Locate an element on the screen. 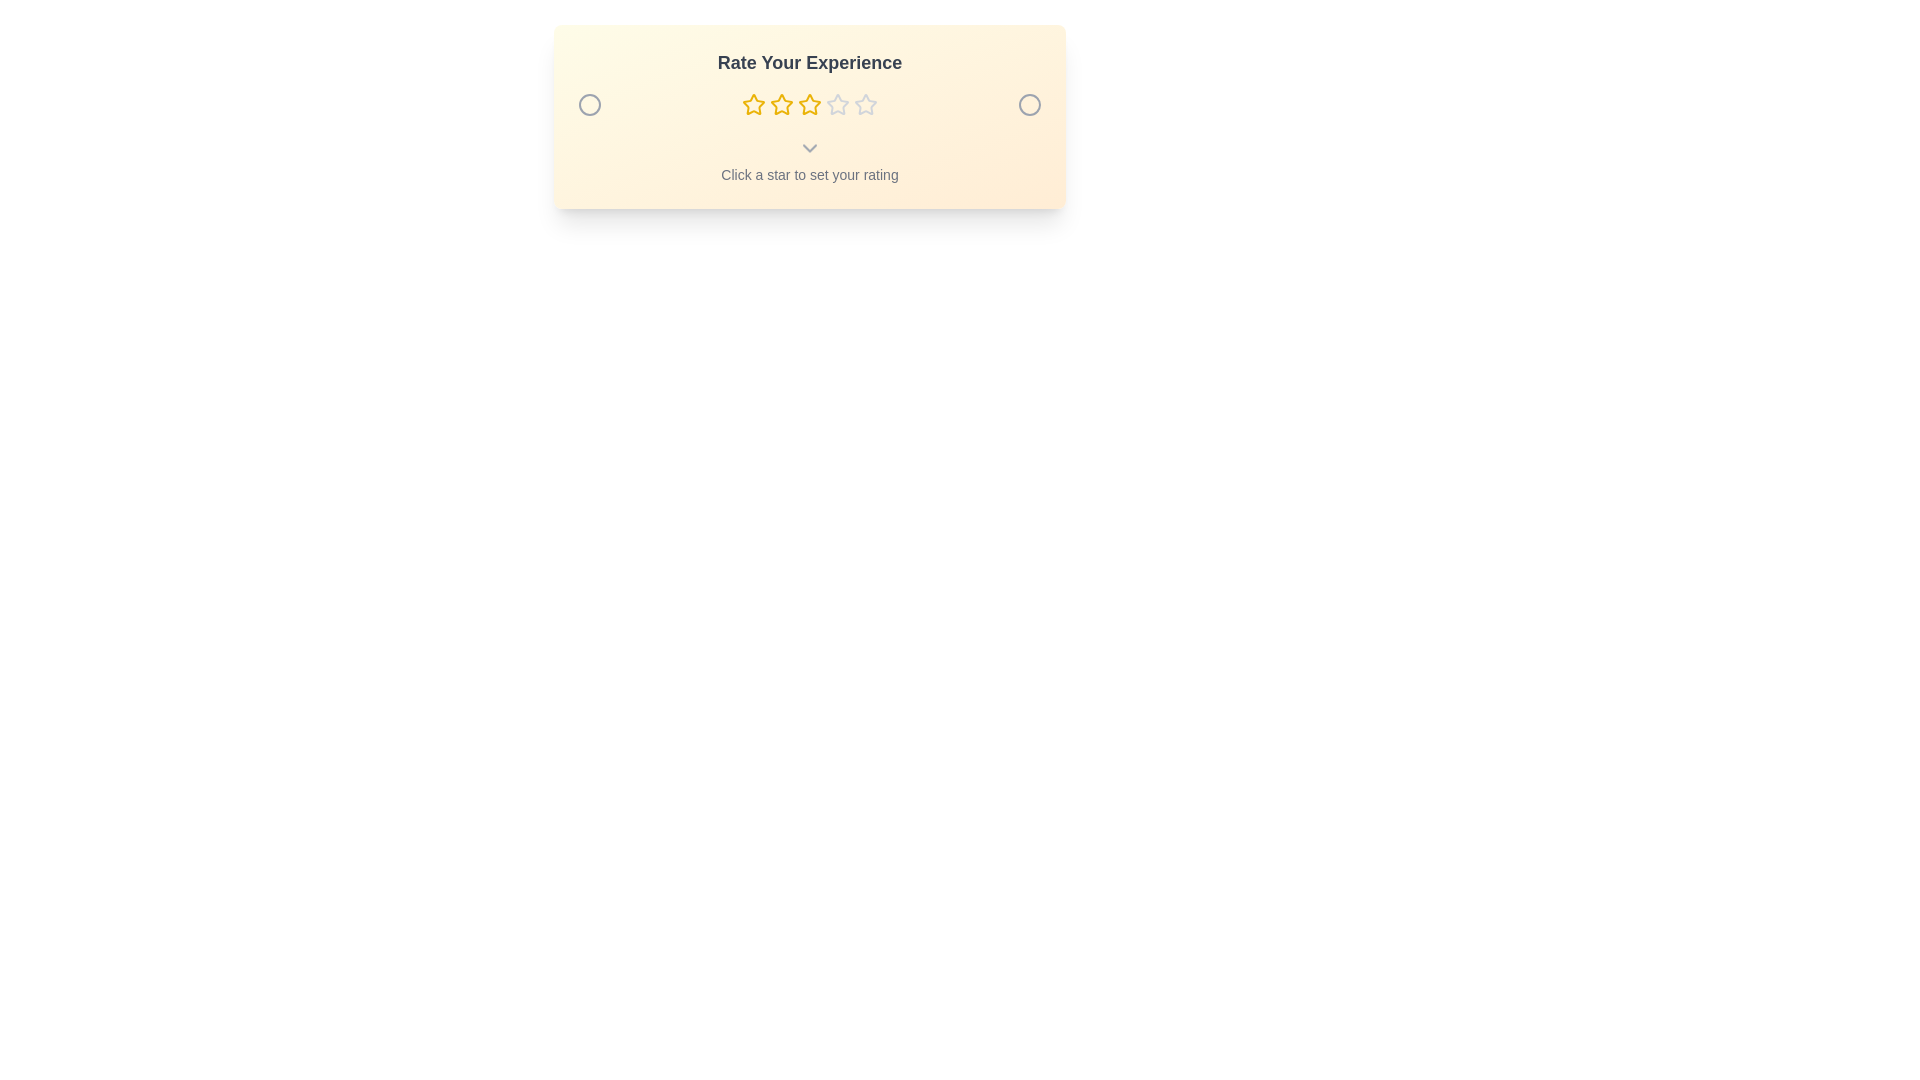 This screenshot has height=1080, width=1920. the decorative circle on the left side of the rating component is located at coordinates (589, 104).